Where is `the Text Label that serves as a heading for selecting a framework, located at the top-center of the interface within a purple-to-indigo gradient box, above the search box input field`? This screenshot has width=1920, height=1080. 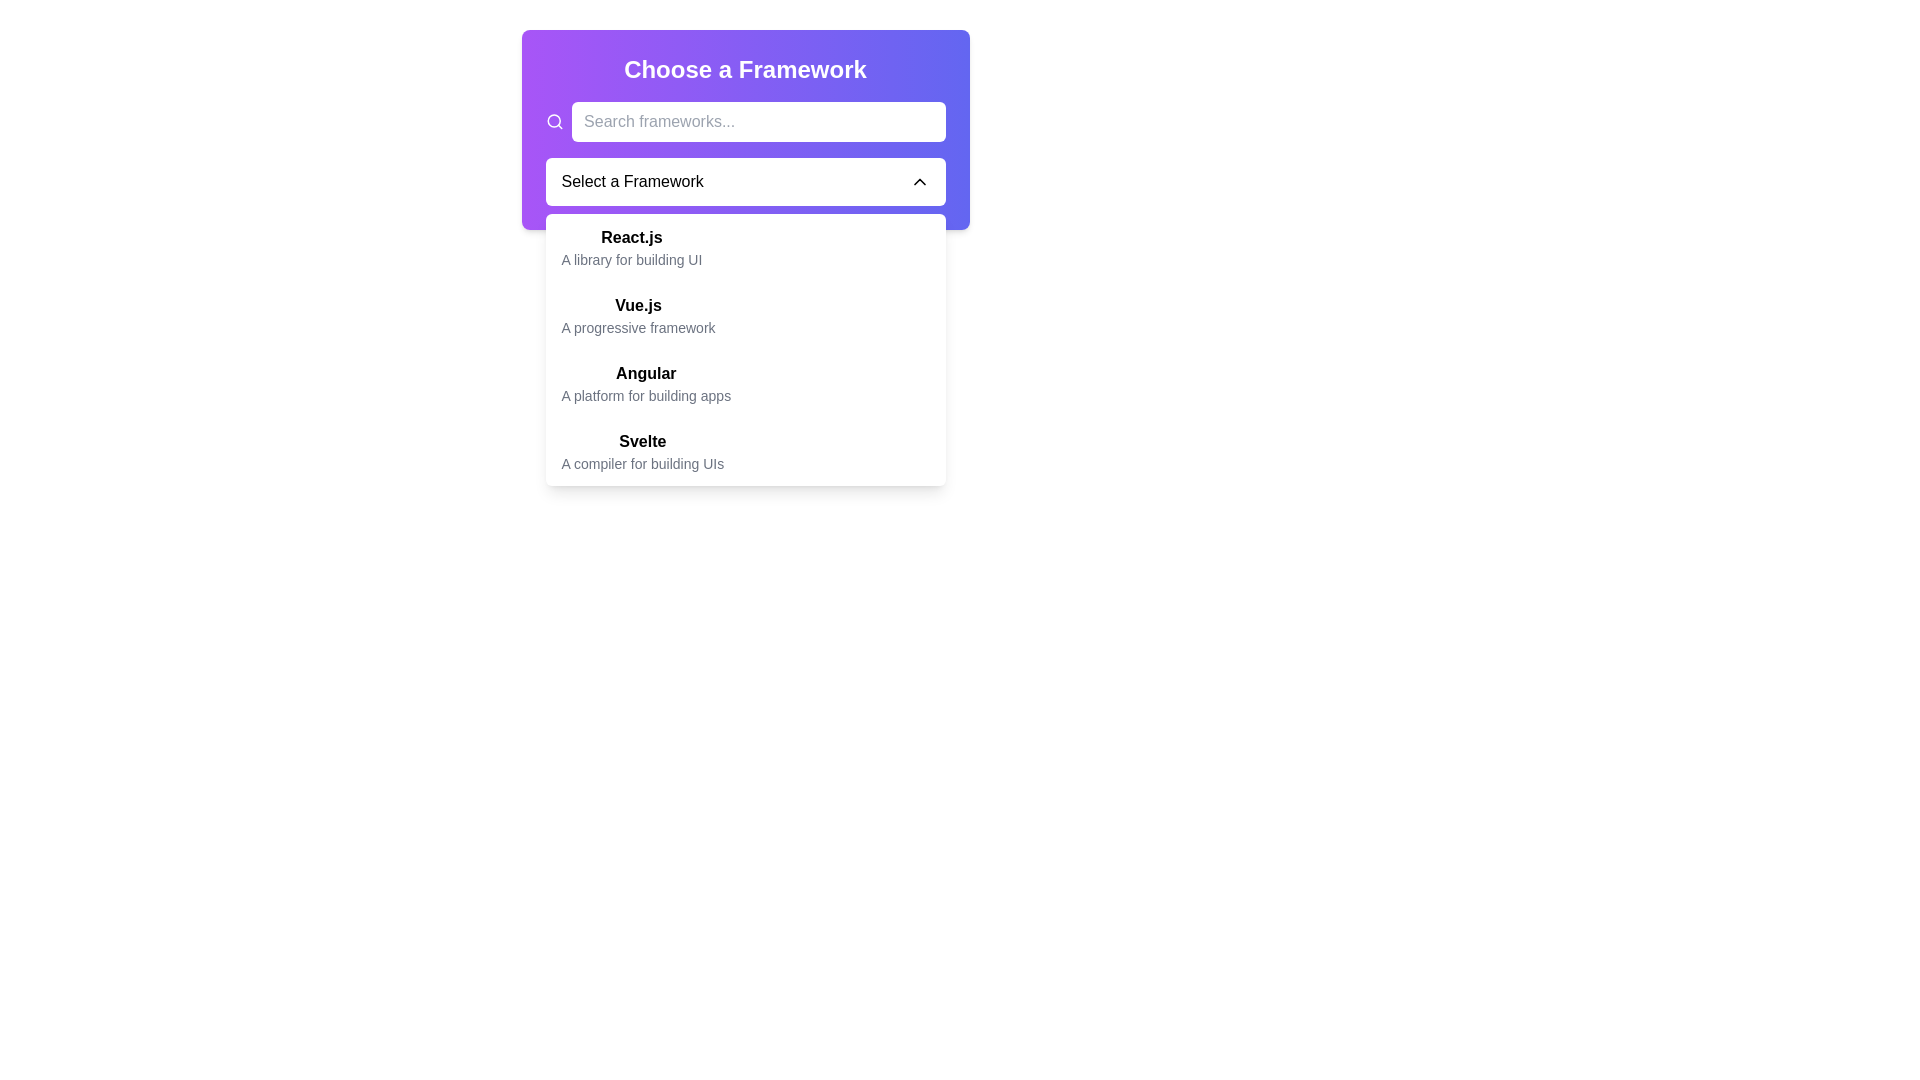 the Text Label that serves as a heading for selecting a framework, located at the top-center of the interface within a purple-to-indigo gradient box, above the search box input field is located at coordinates (744, 68).